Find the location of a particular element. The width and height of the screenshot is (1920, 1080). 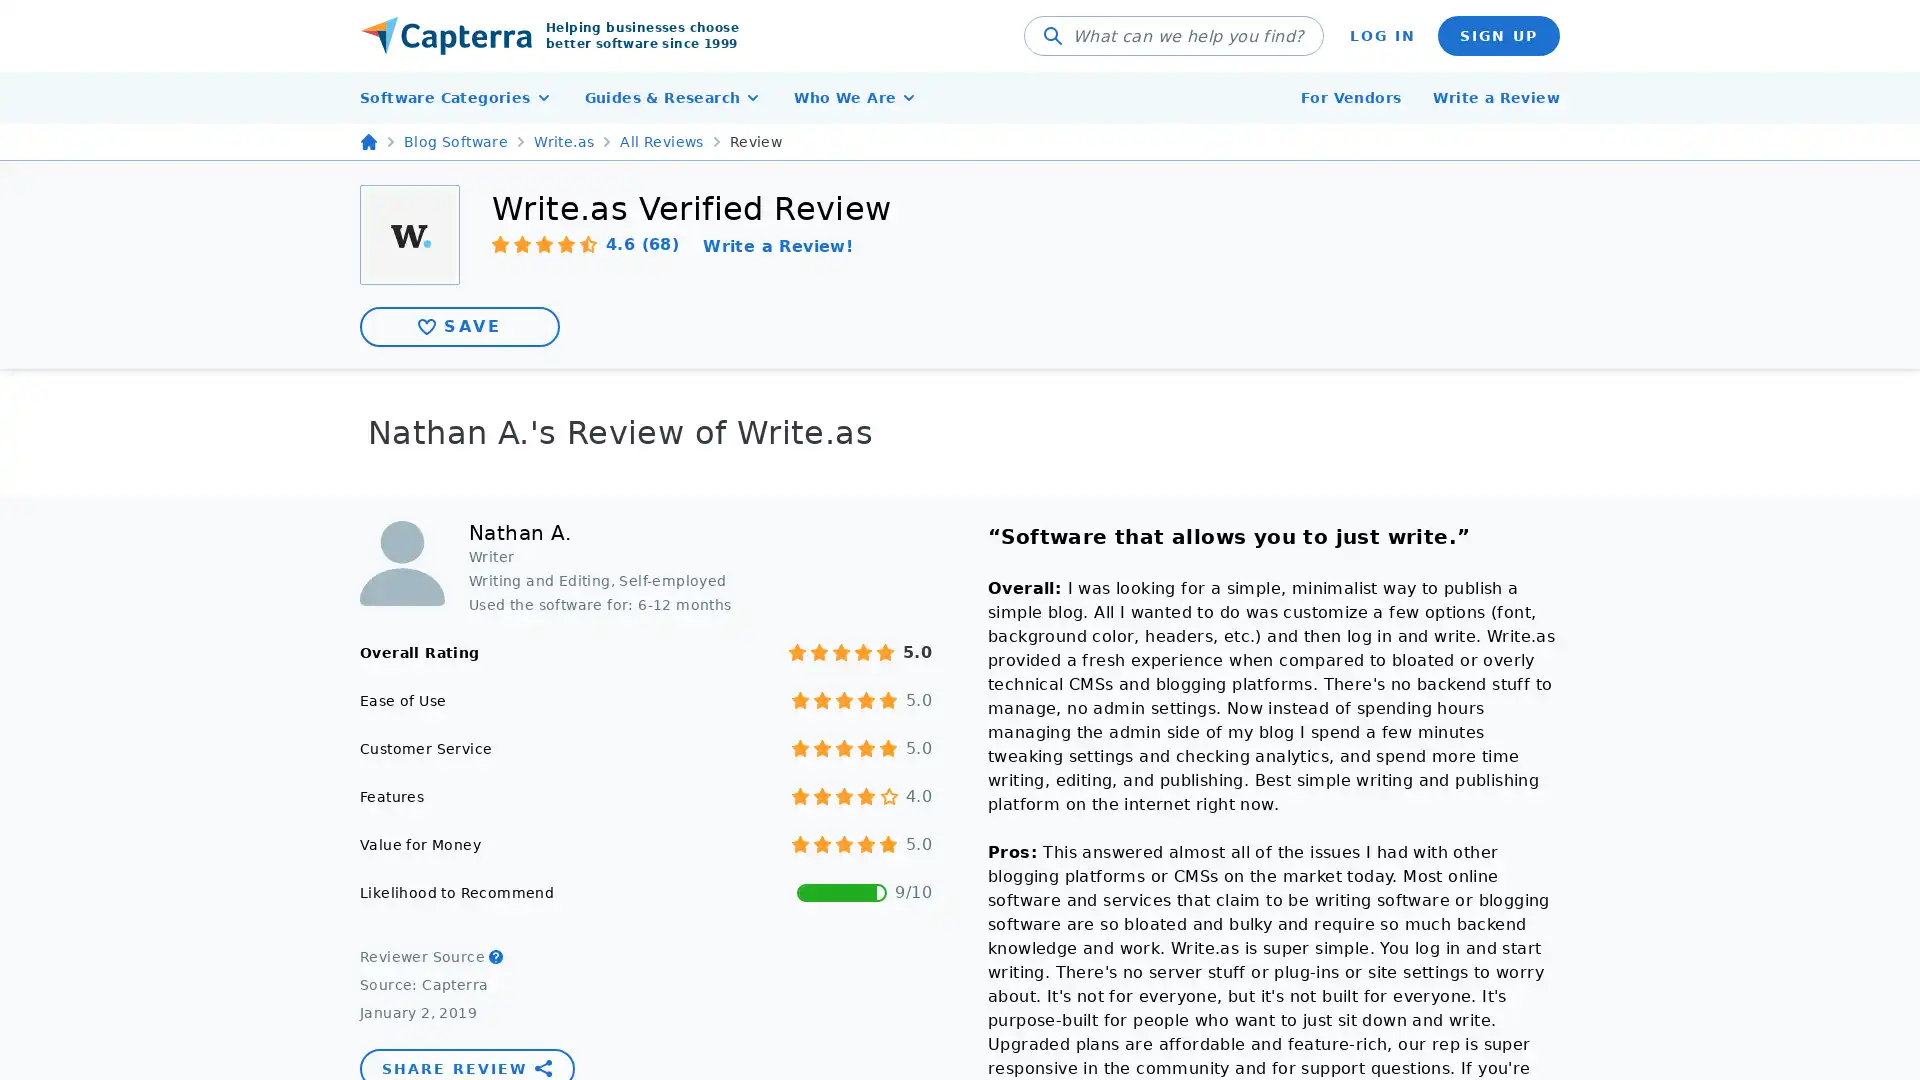

SIGN UP is located at coordinates (1498, 35).